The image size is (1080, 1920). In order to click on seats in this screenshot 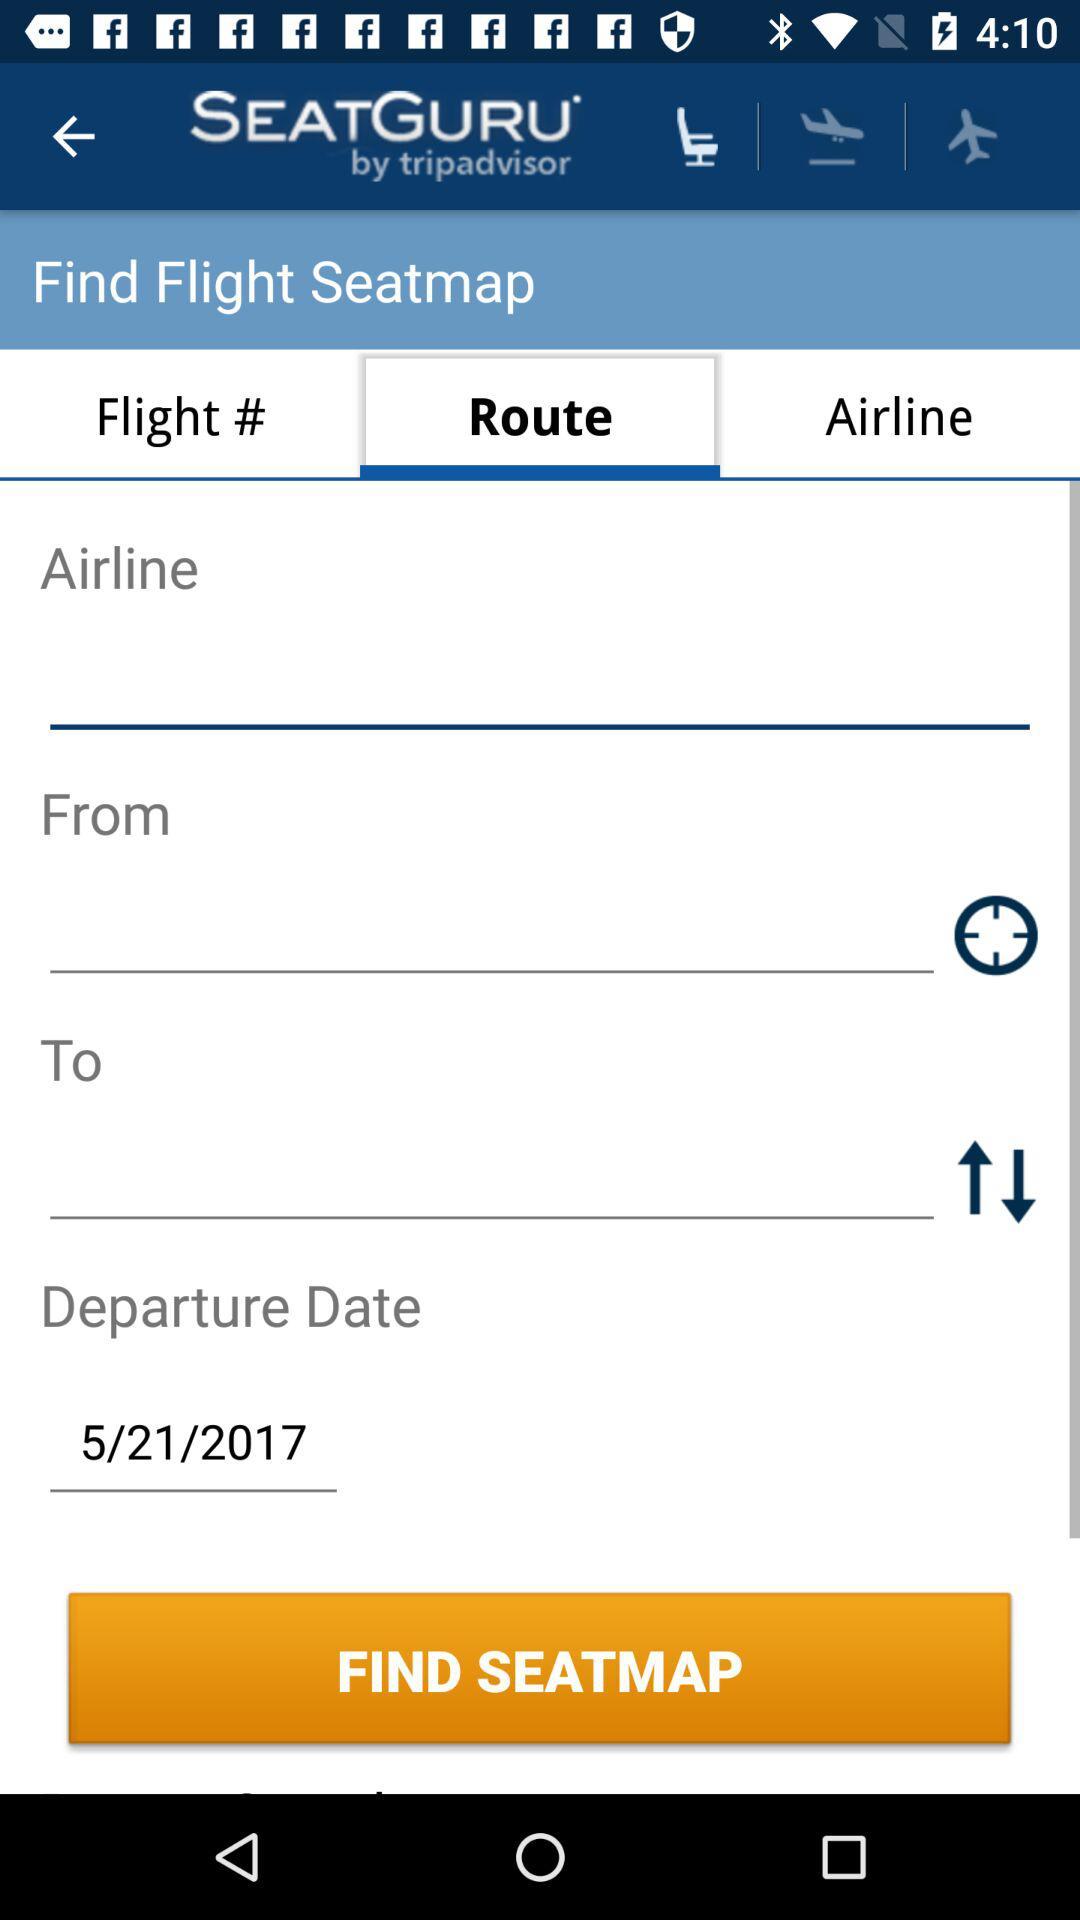, I will do `click(696, 135)`.